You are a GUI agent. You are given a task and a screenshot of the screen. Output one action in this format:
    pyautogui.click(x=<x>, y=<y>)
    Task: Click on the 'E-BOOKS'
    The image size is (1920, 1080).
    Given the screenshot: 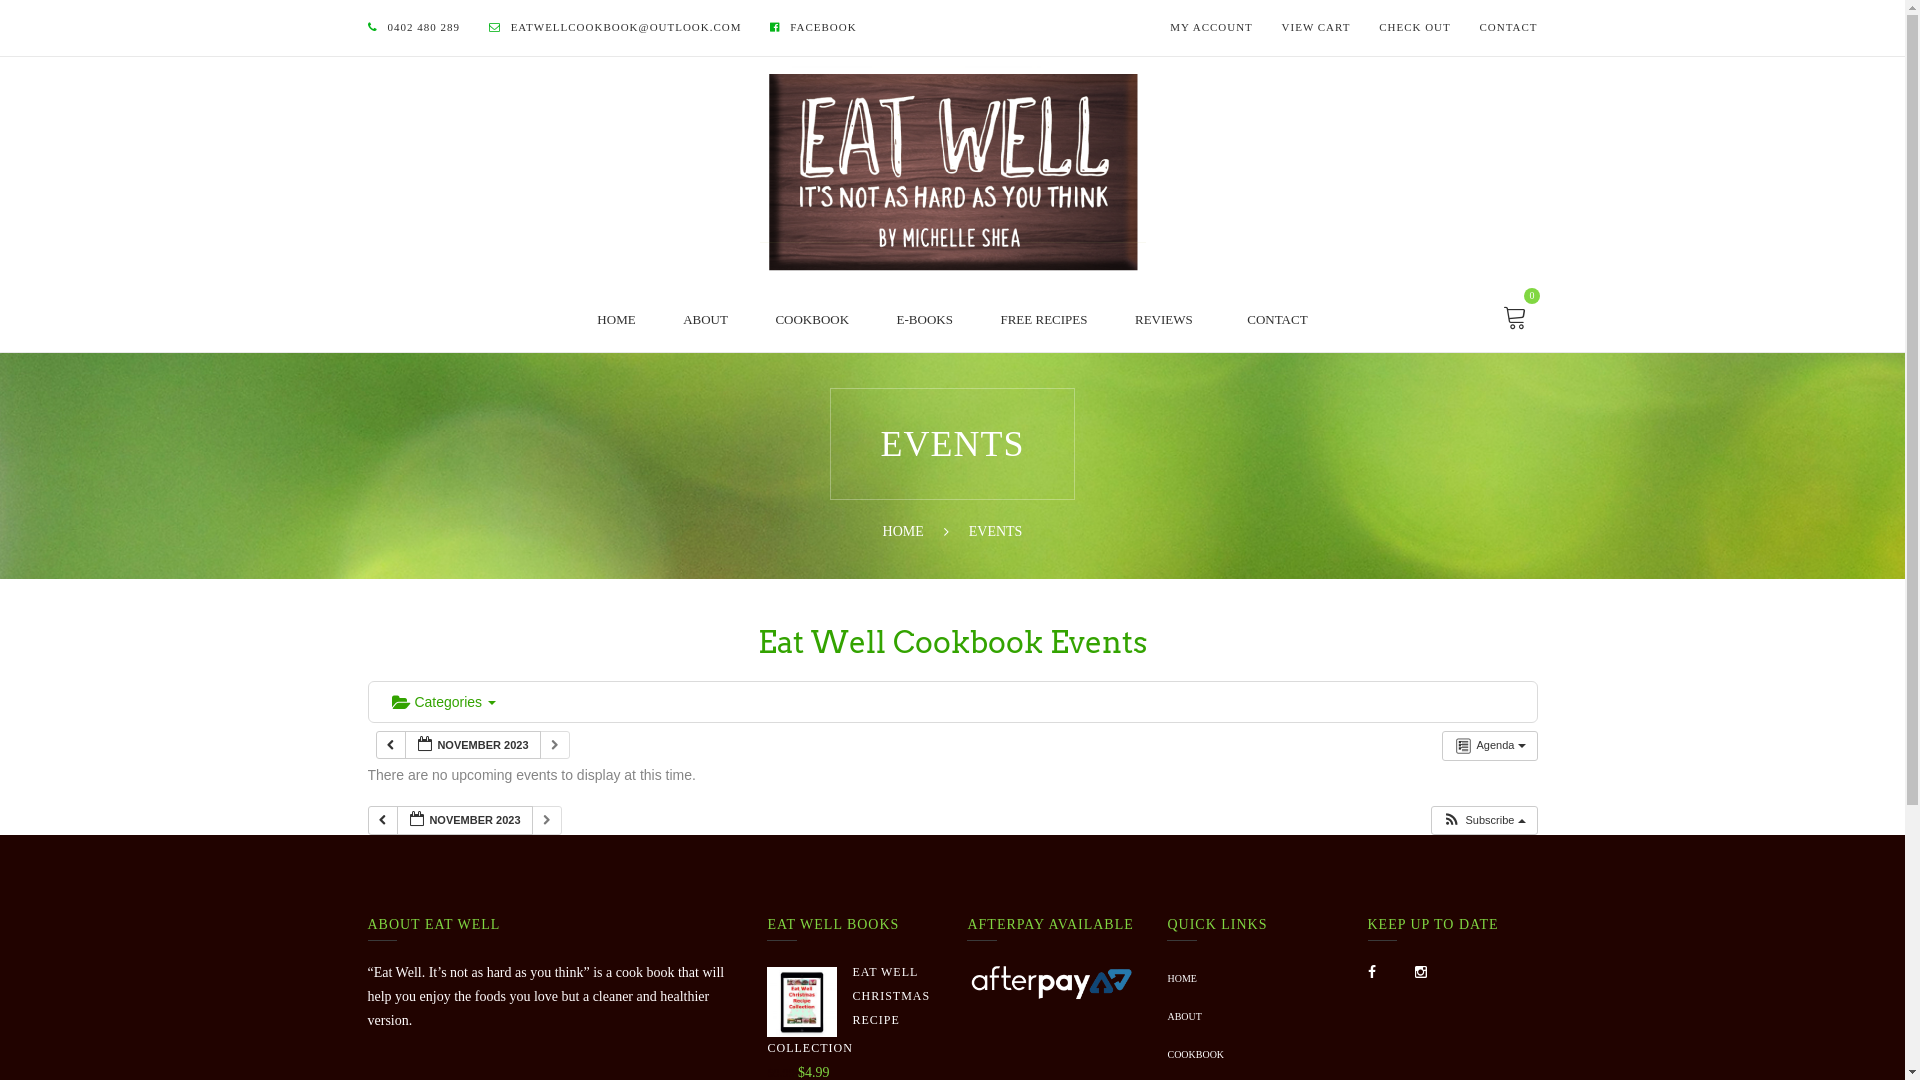 What is the action you would take?
    pyautogui.click(x=874, y=319)
    